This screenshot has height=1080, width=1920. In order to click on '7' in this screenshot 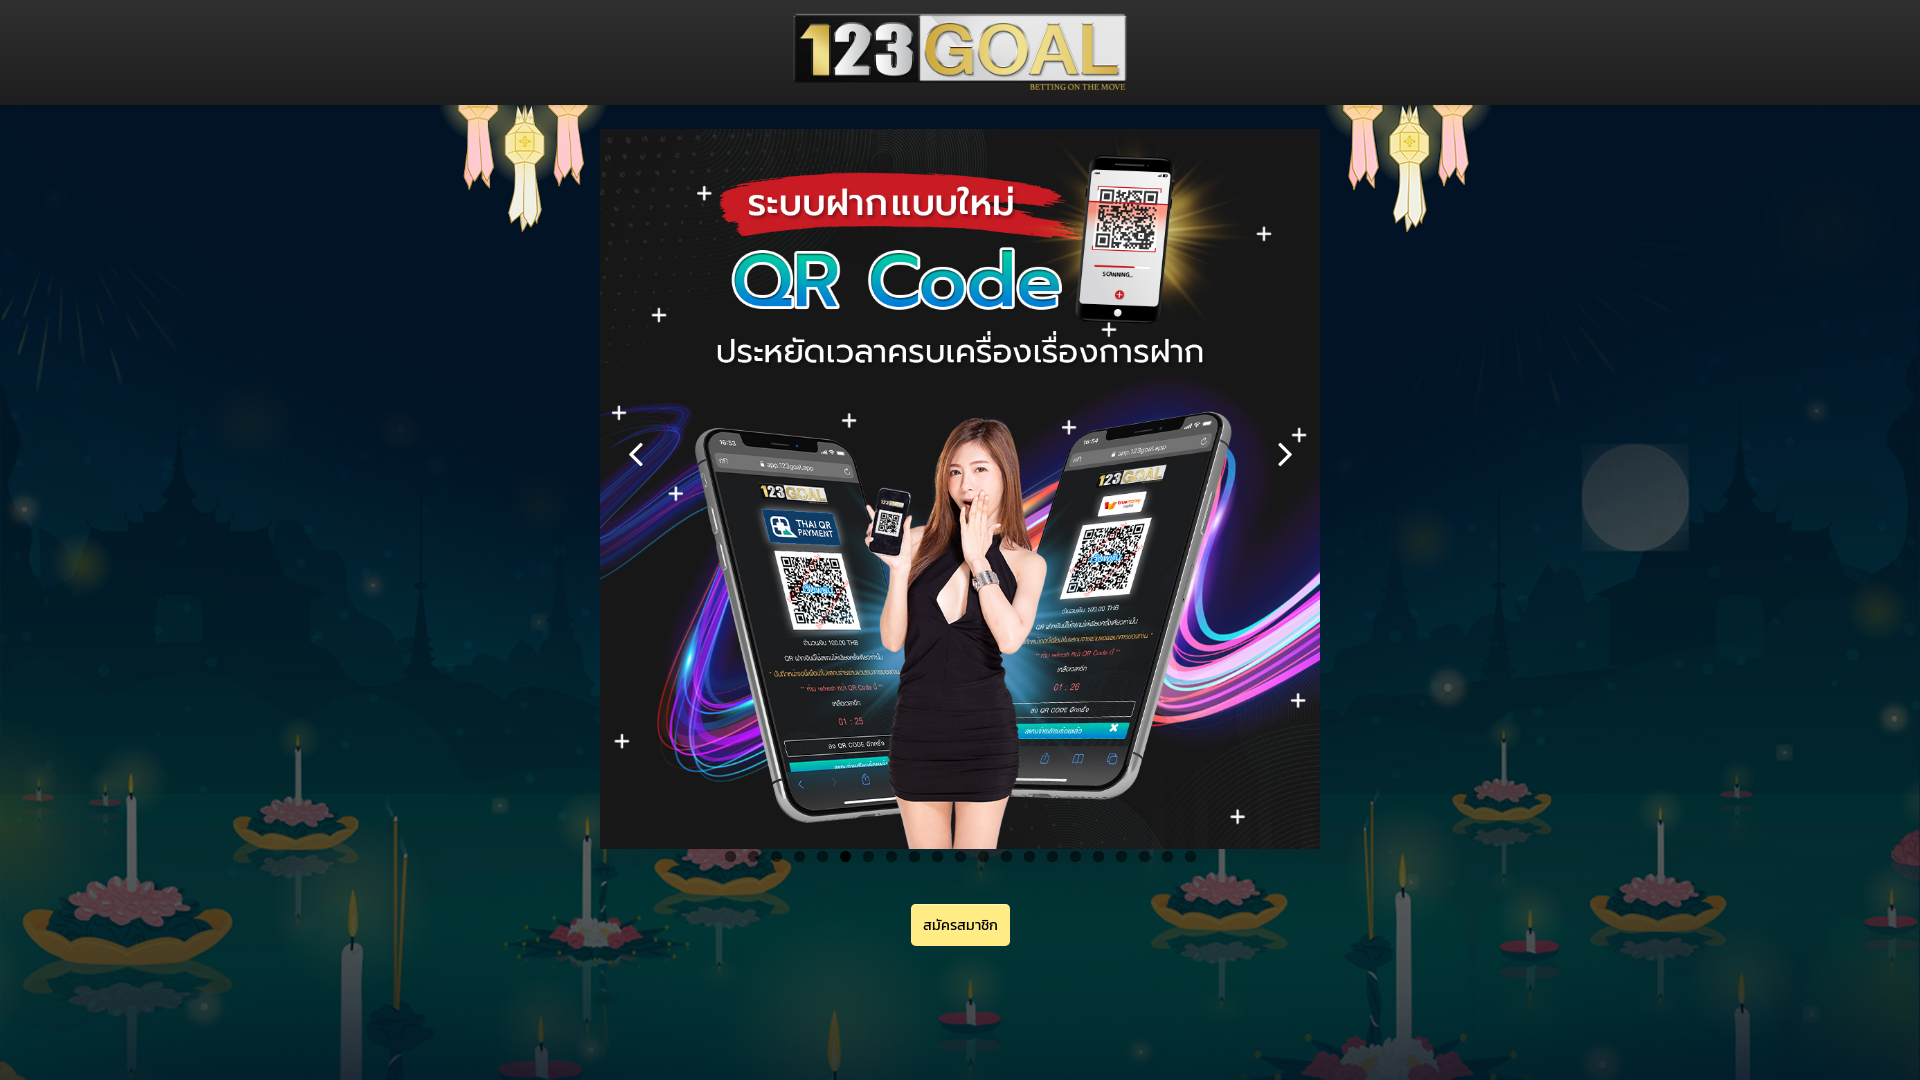, I will do `click(867, 855)`.